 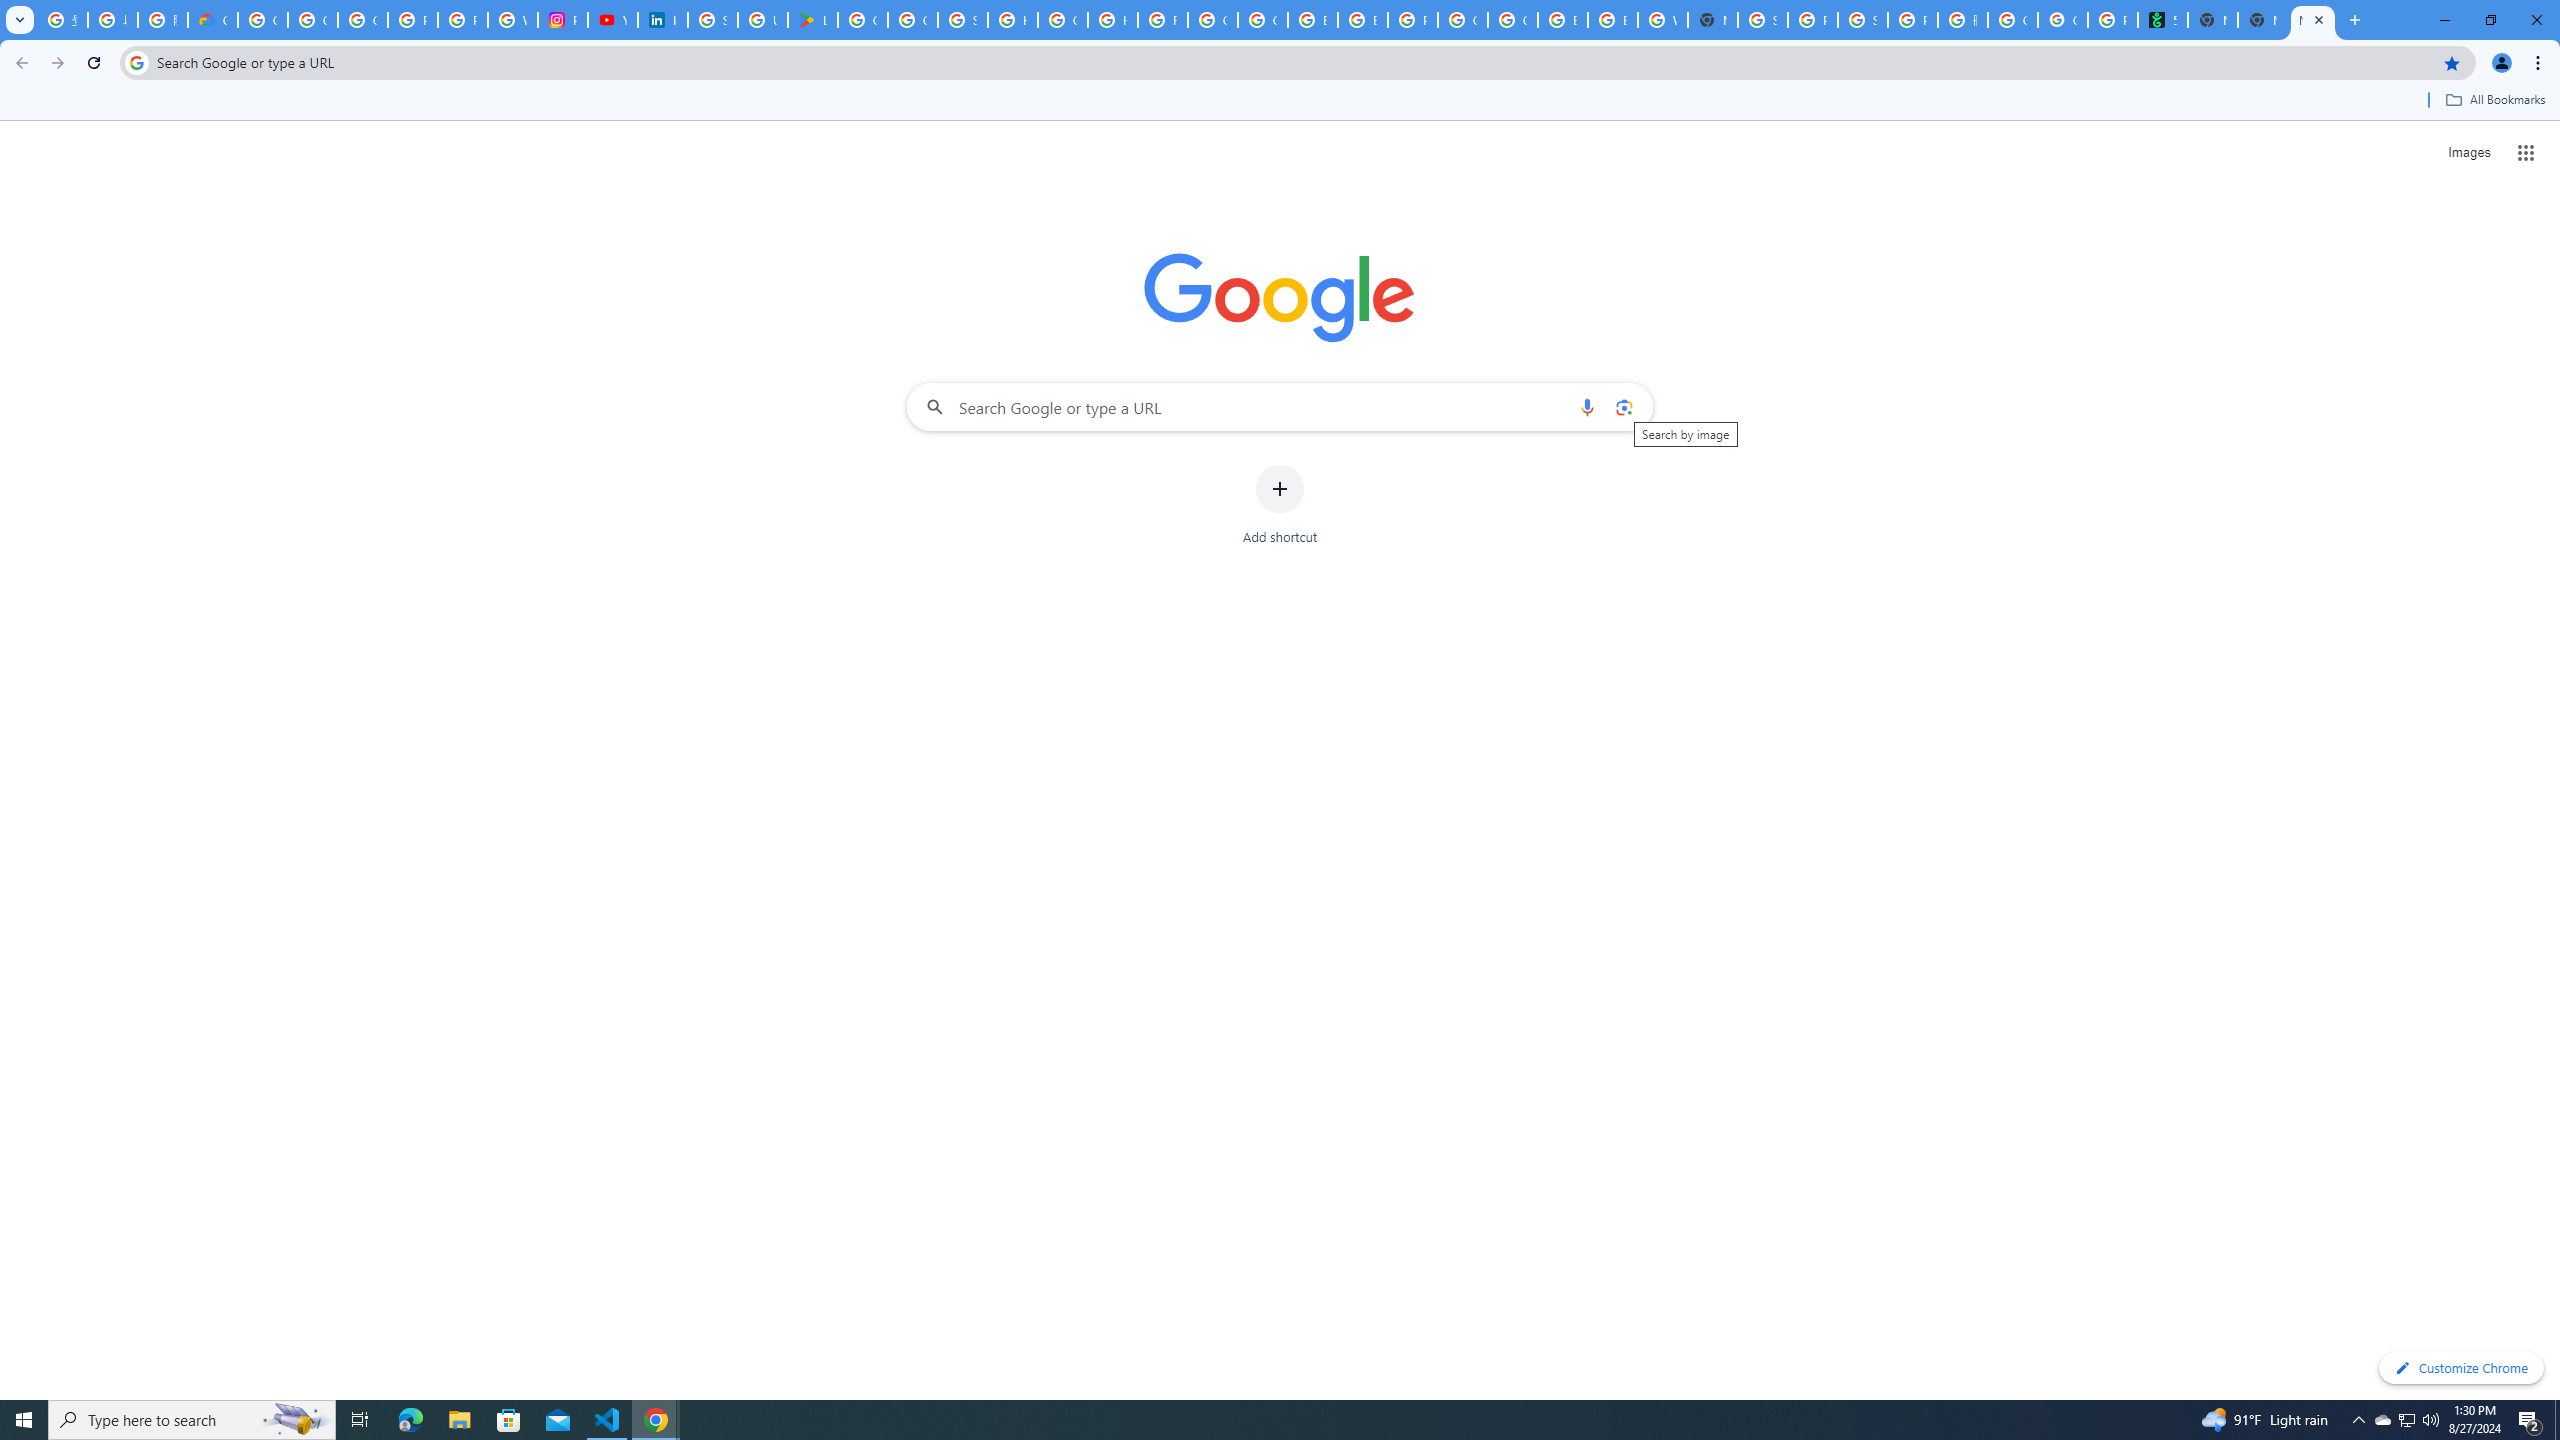 What do you see at coordinates (663, 19) in the screenshot?
I see `'Identity verification via Persona | LinkedIn Help'` at bounding box center [663, 19].